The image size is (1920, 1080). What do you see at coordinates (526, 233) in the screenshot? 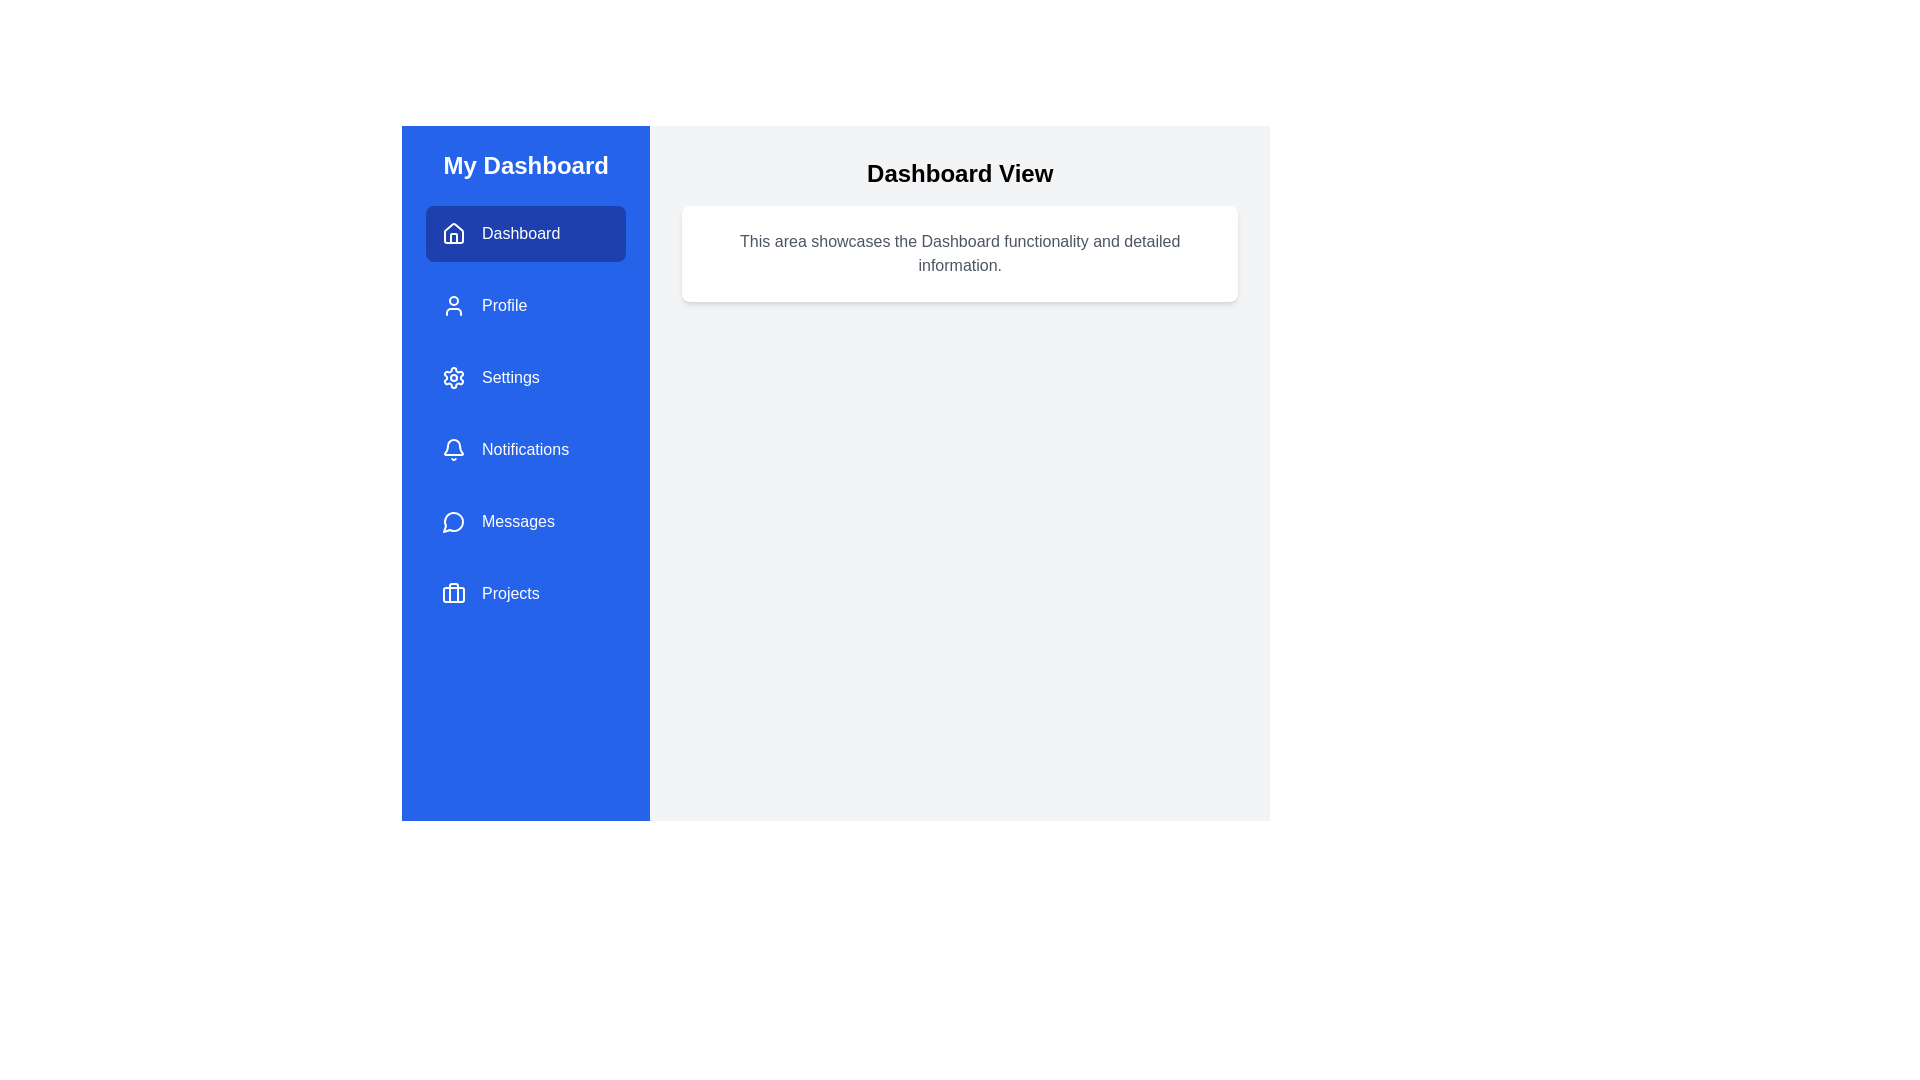
I see `the menu item Dashboard` at bounding box center [526, 233].